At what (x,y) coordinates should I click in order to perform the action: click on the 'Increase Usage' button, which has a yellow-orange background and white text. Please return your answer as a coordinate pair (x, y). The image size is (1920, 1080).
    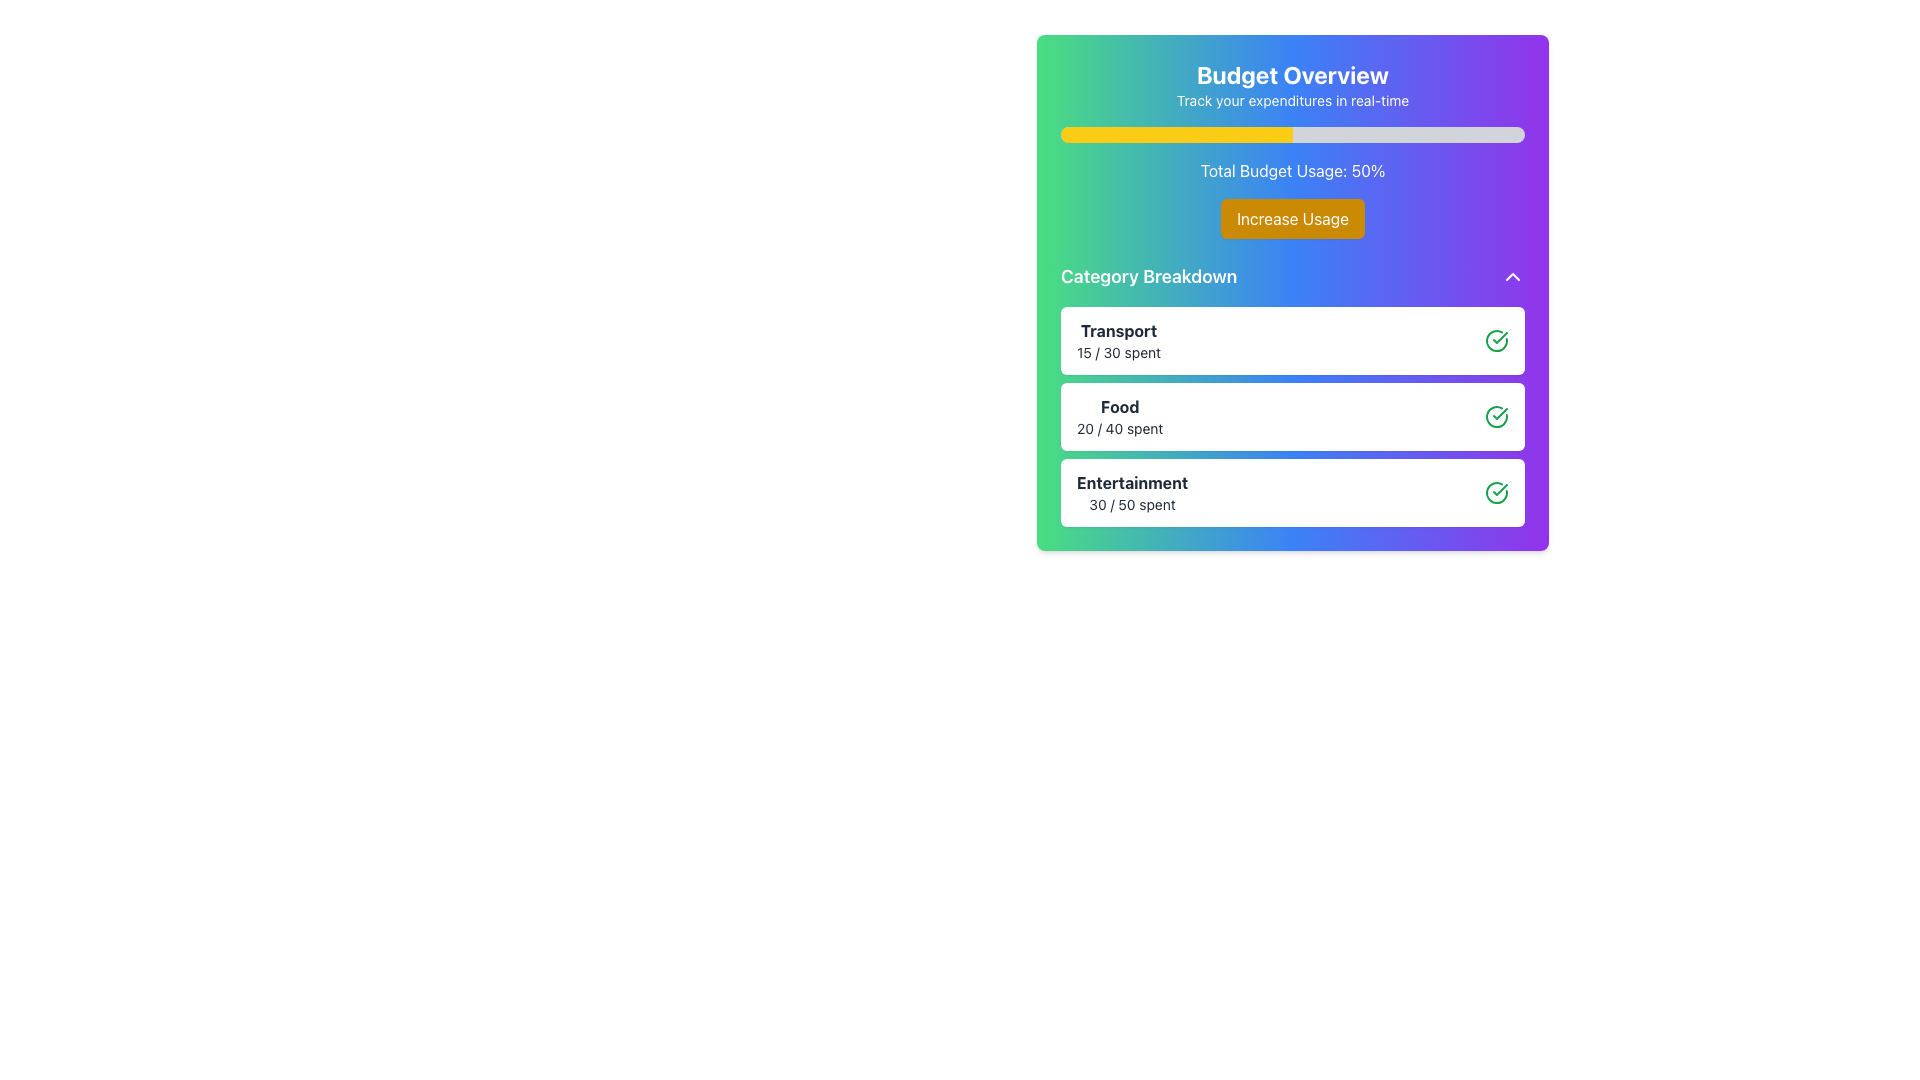
    Looking at the image, I should click on (1292, 219).